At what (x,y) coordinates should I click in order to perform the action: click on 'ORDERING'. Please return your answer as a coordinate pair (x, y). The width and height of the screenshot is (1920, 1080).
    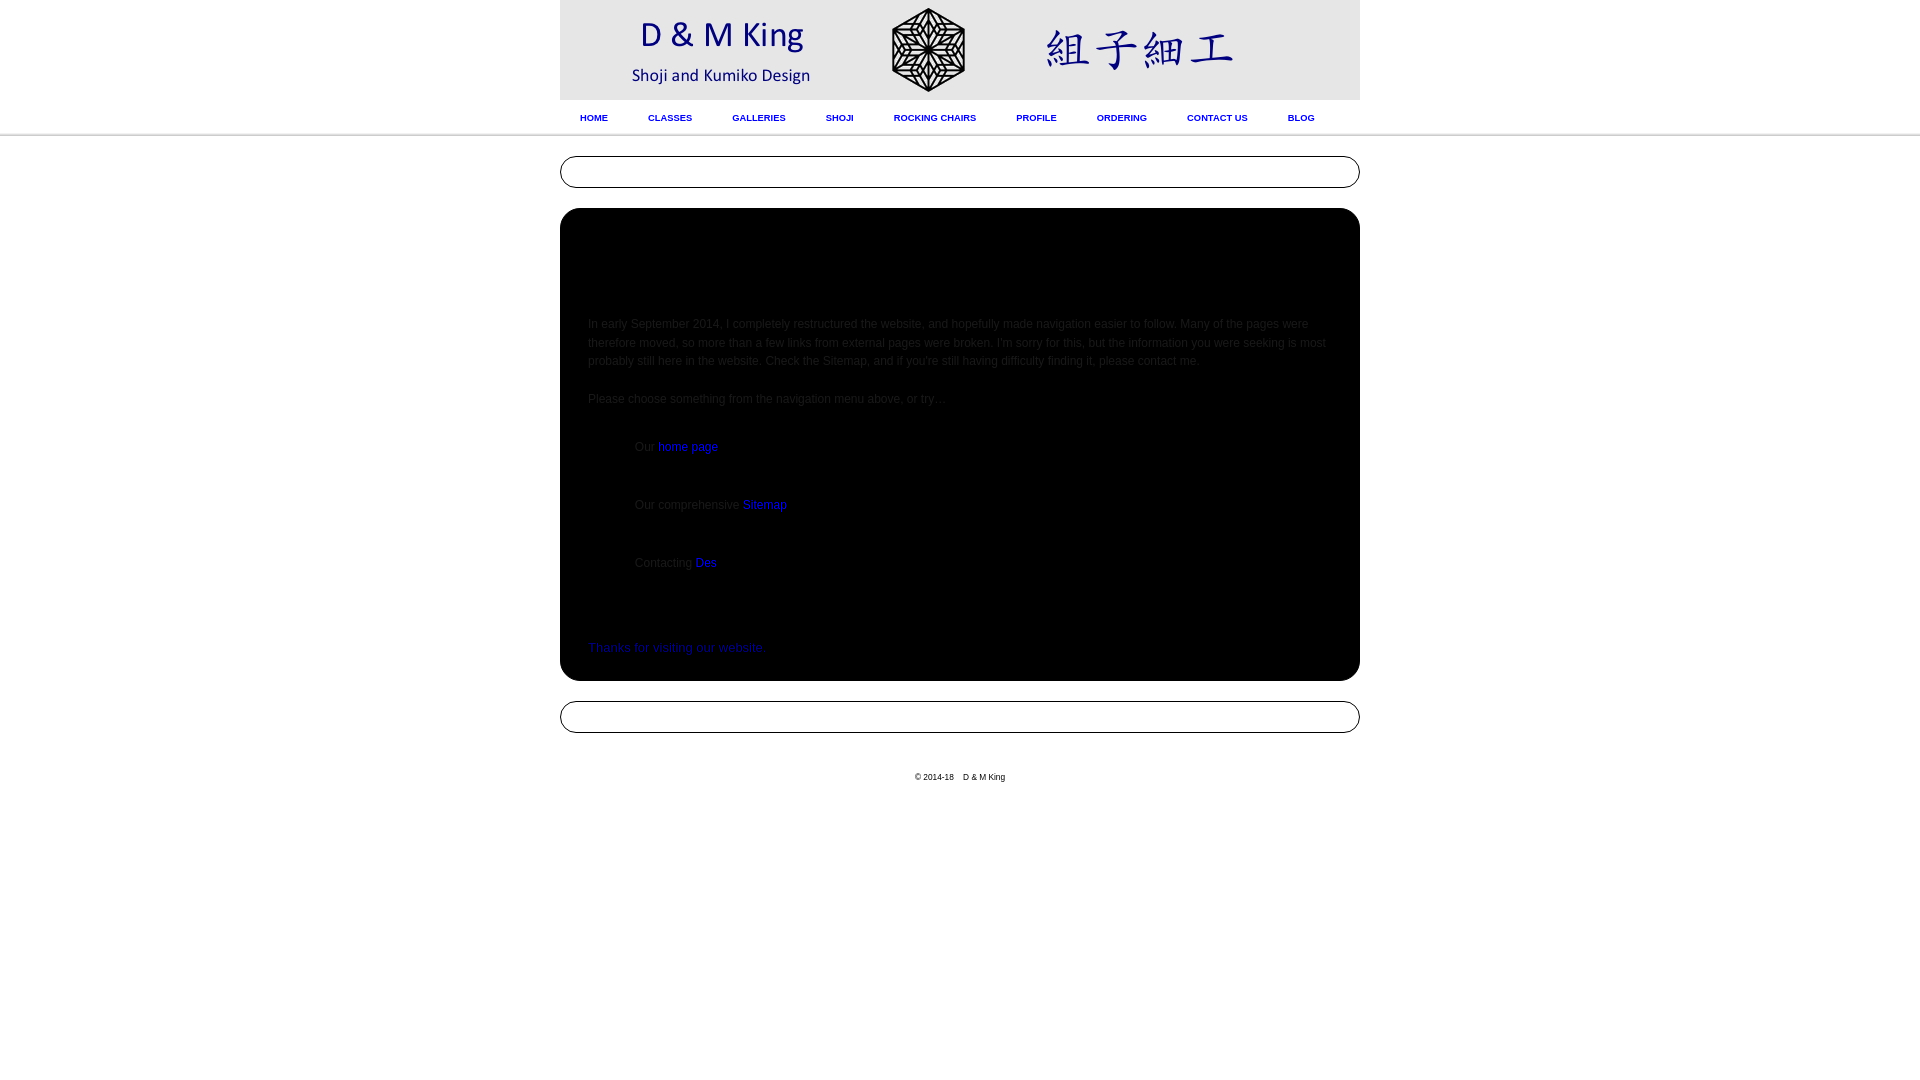
    Looking at the image, I should click on (1122, 118).